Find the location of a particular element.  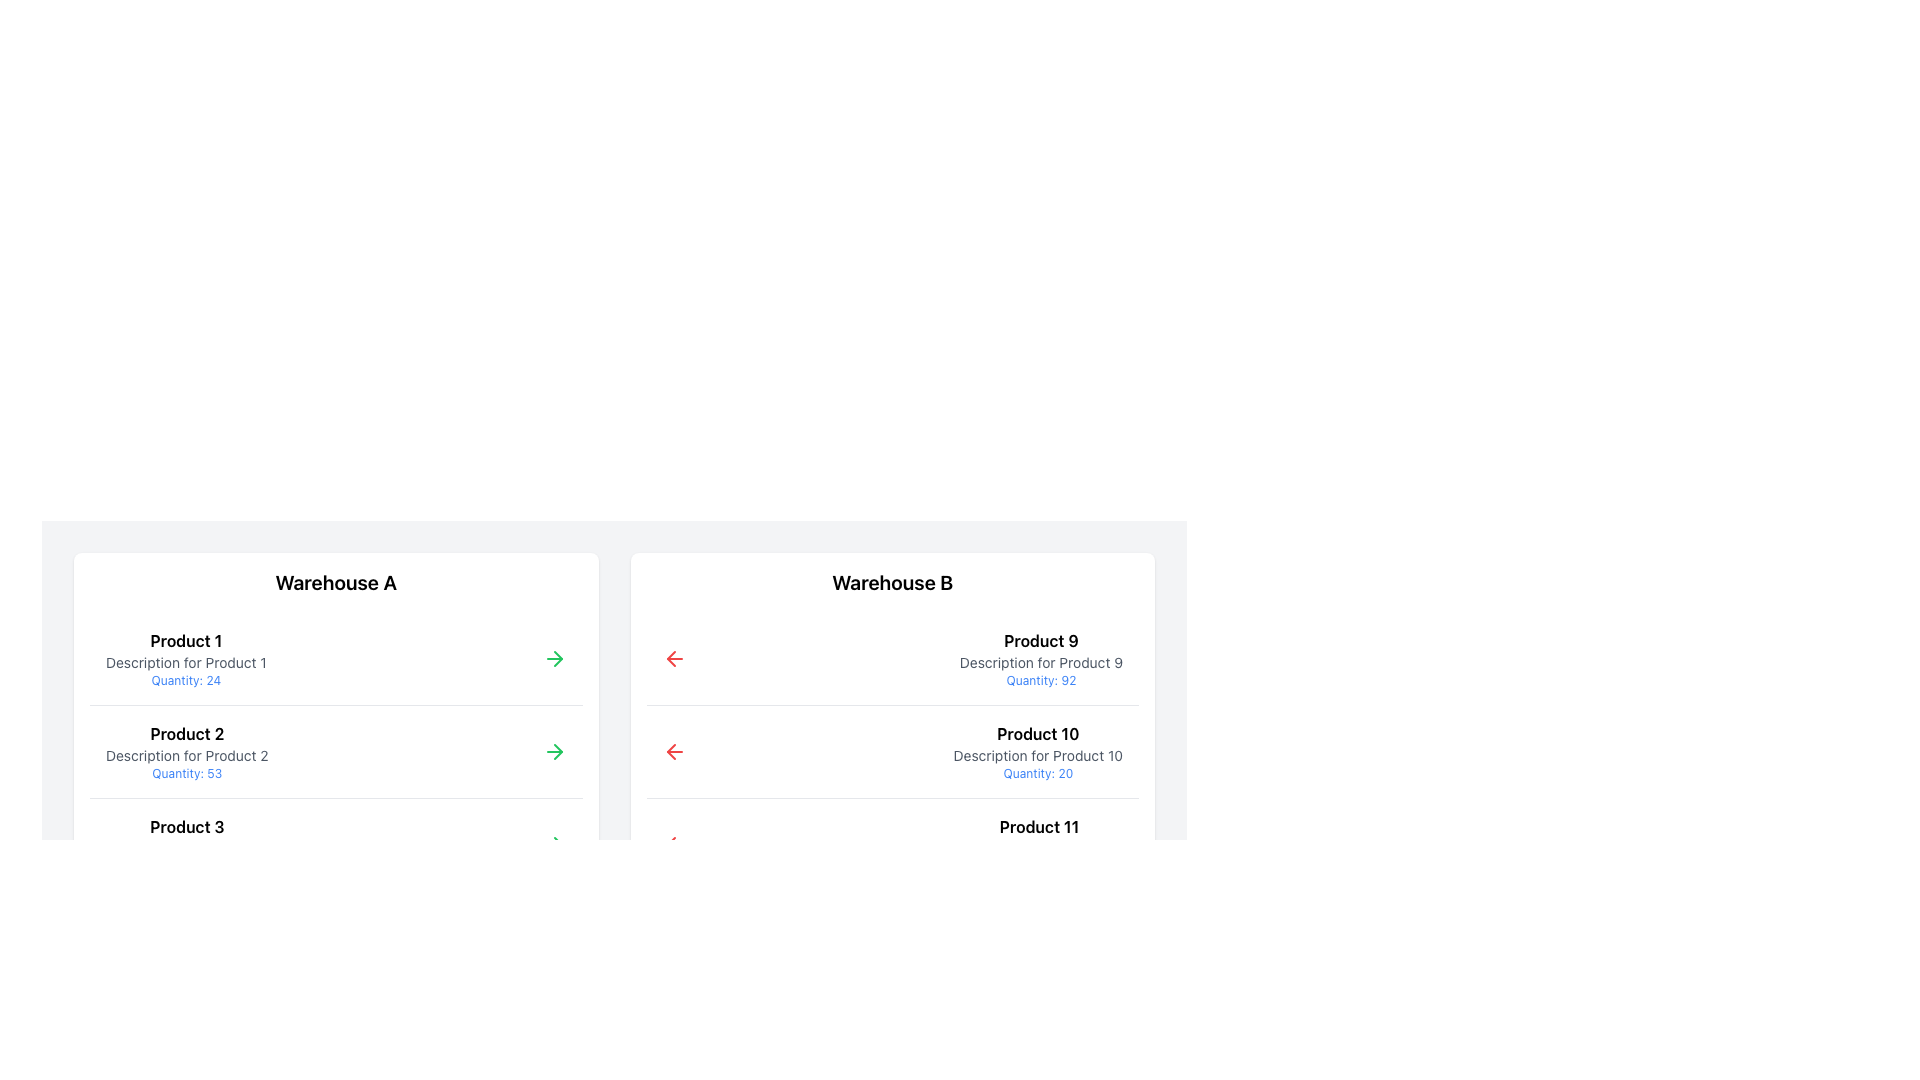

the text label displaying 'Quantity: 92' in a small-sized, blue-colored font, located in the third row of the 'Warehouse B' section, directly below 'Product 9' is located at coordinates (1040, 680).